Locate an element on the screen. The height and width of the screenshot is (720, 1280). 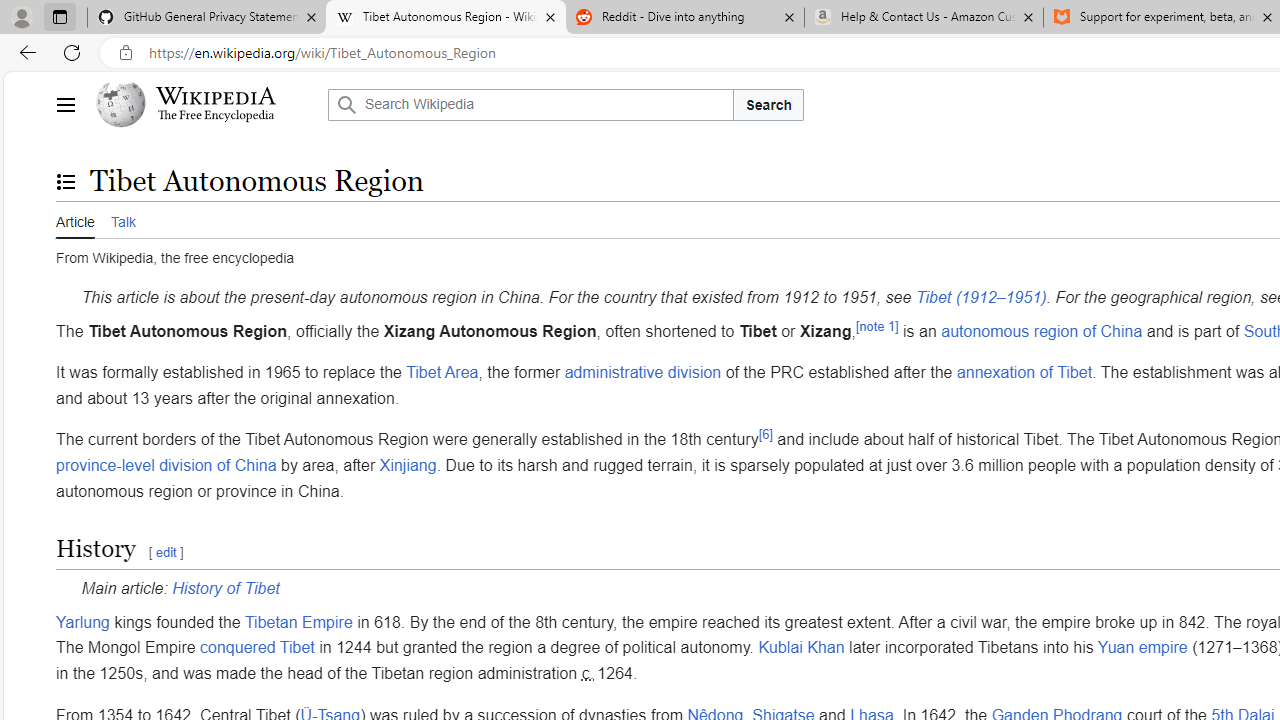
'Article' is located at coordinates (75, 219).